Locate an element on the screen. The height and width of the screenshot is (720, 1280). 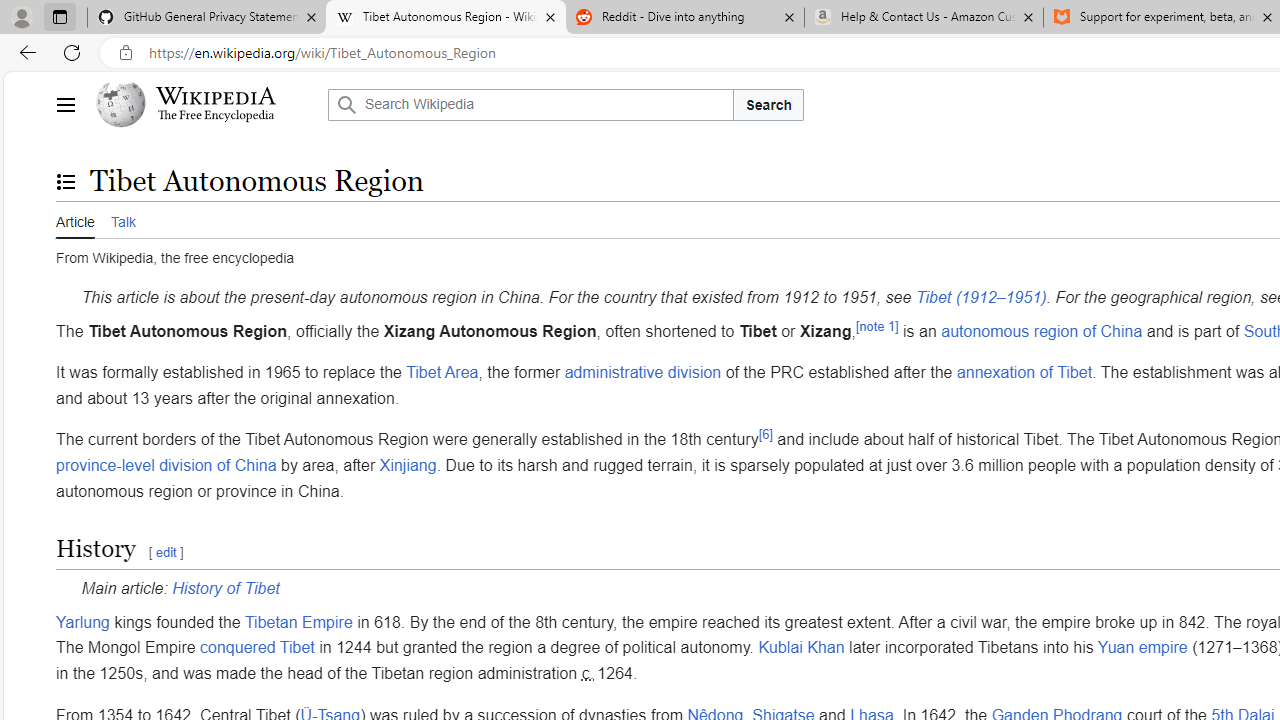
'Article' is located at coordinates (75, 219).